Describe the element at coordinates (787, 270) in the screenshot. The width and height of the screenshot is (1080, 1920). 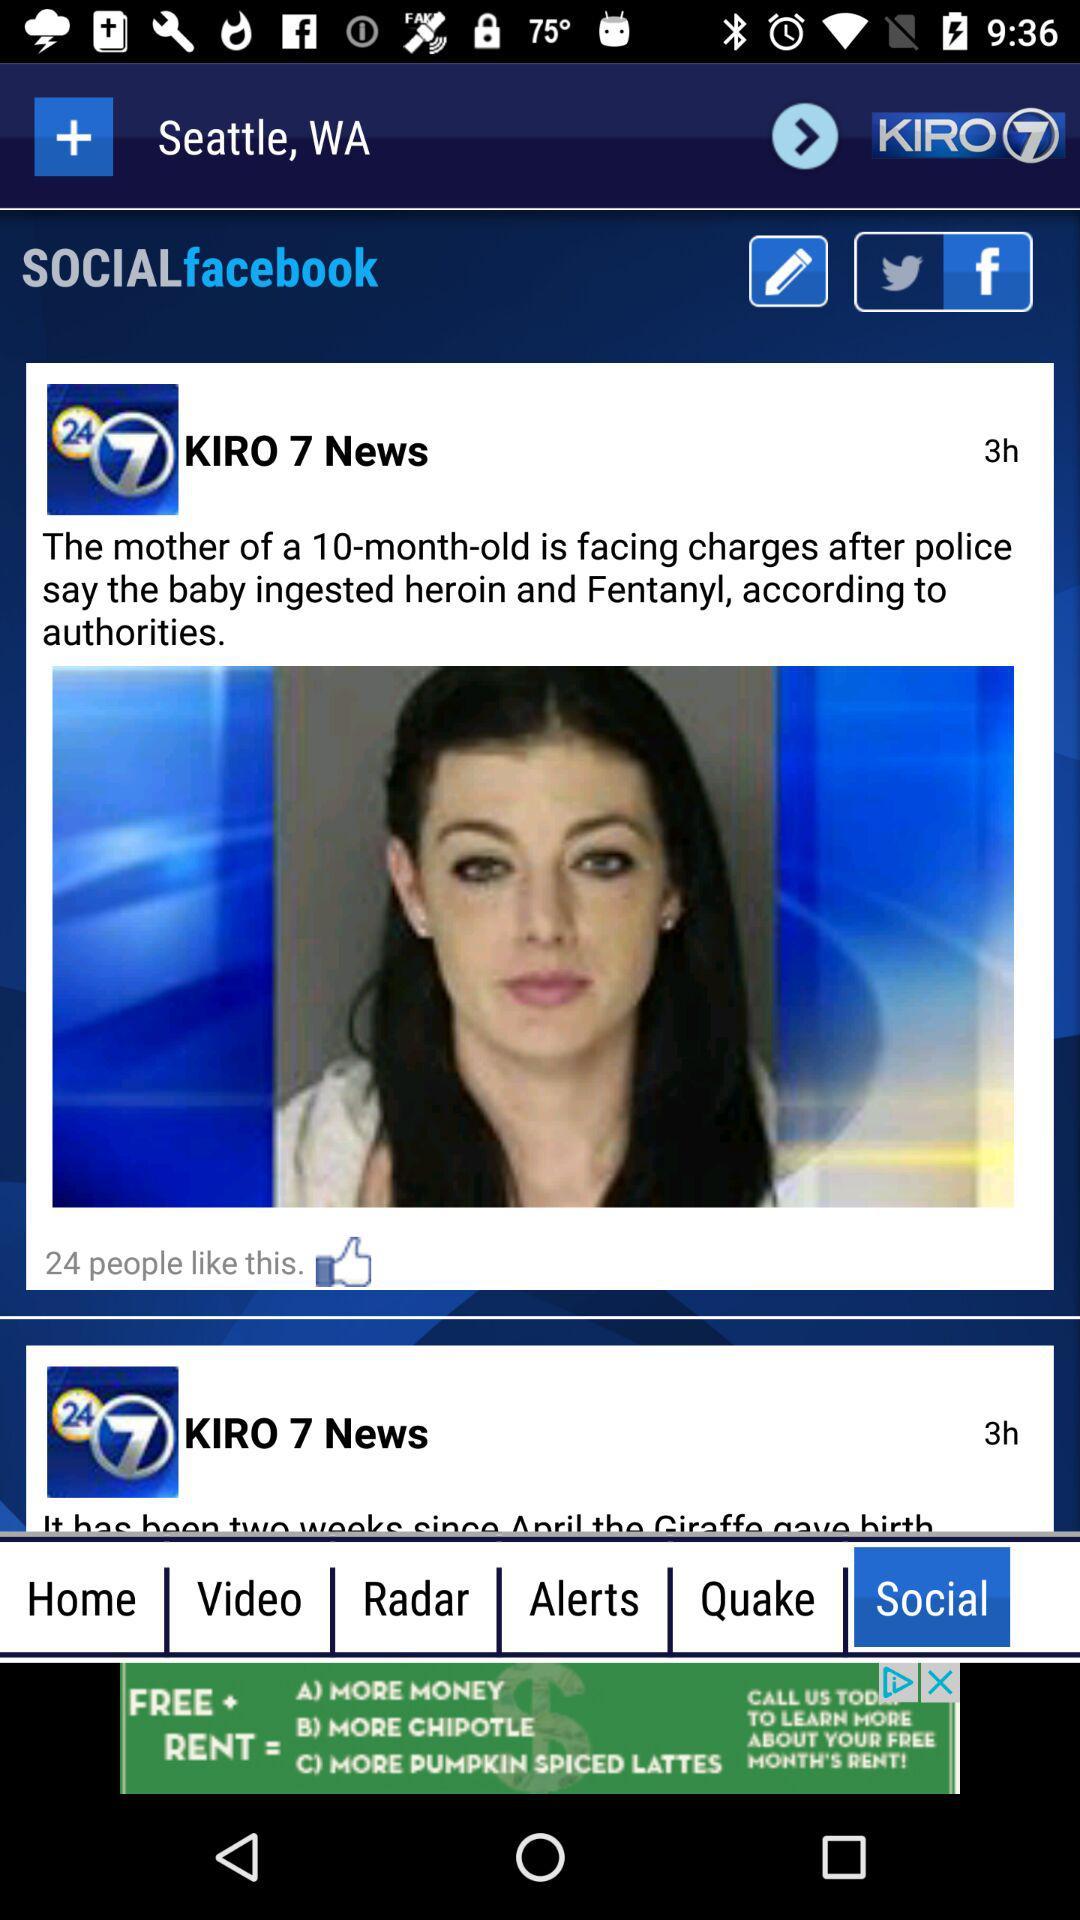
I see `the edit icon` at that location.